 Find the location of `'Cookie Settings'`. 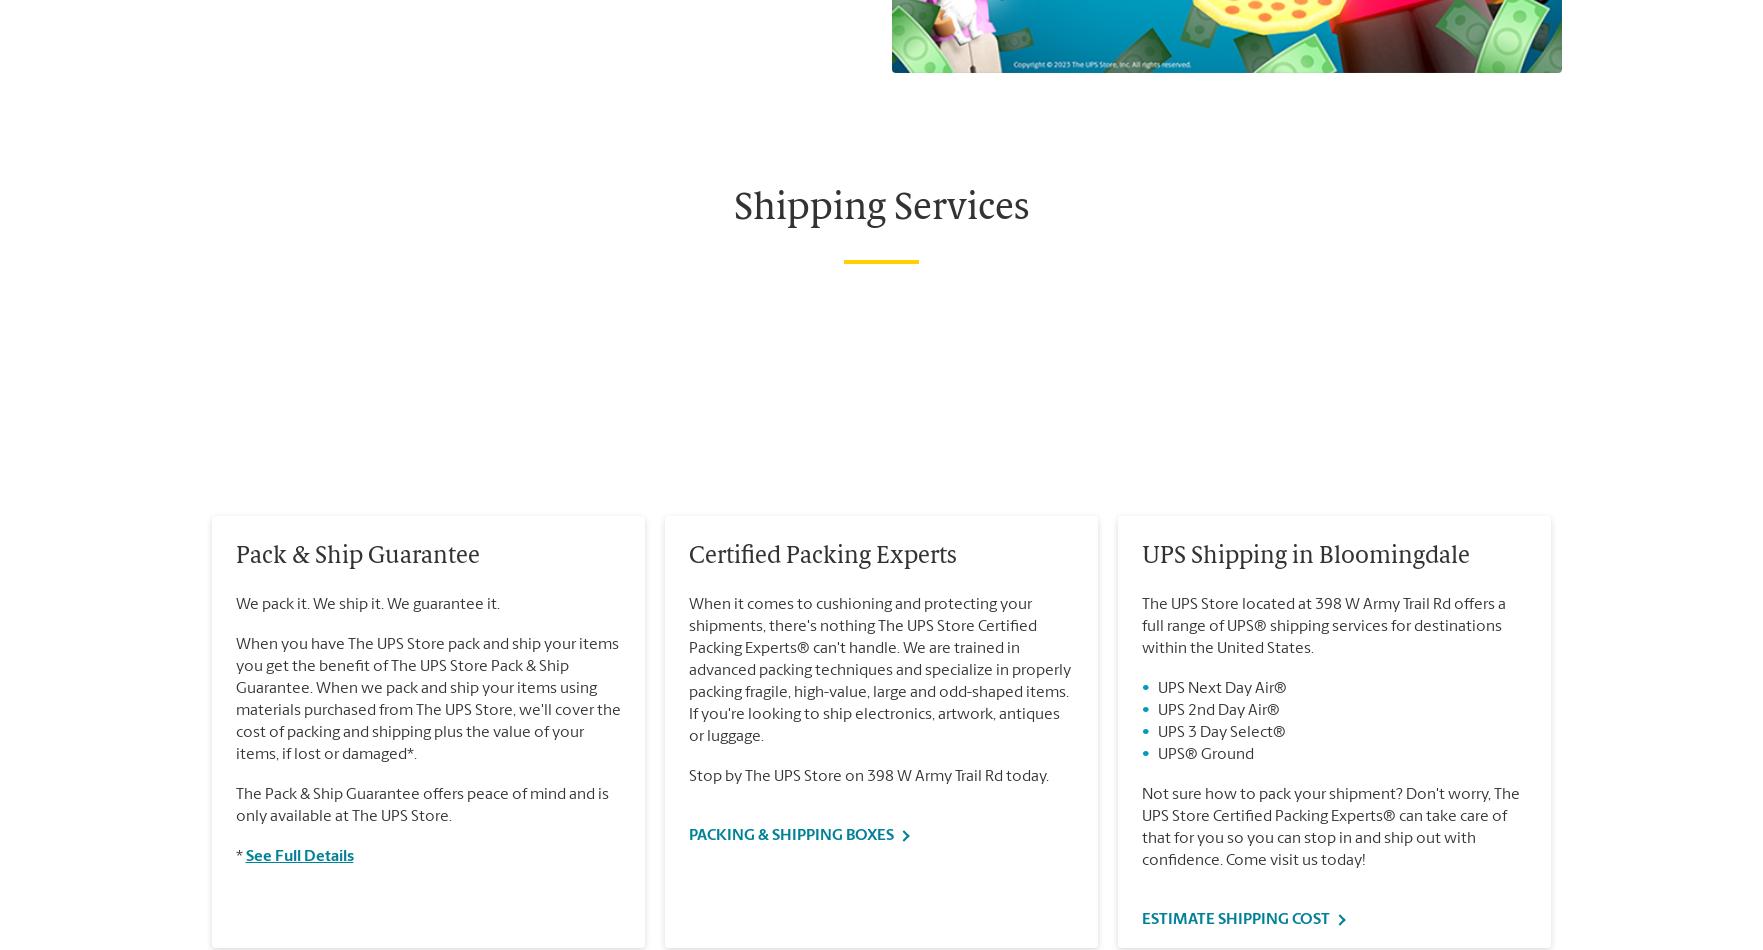

'Cookie Settings' is located at coordinates (241, 201).